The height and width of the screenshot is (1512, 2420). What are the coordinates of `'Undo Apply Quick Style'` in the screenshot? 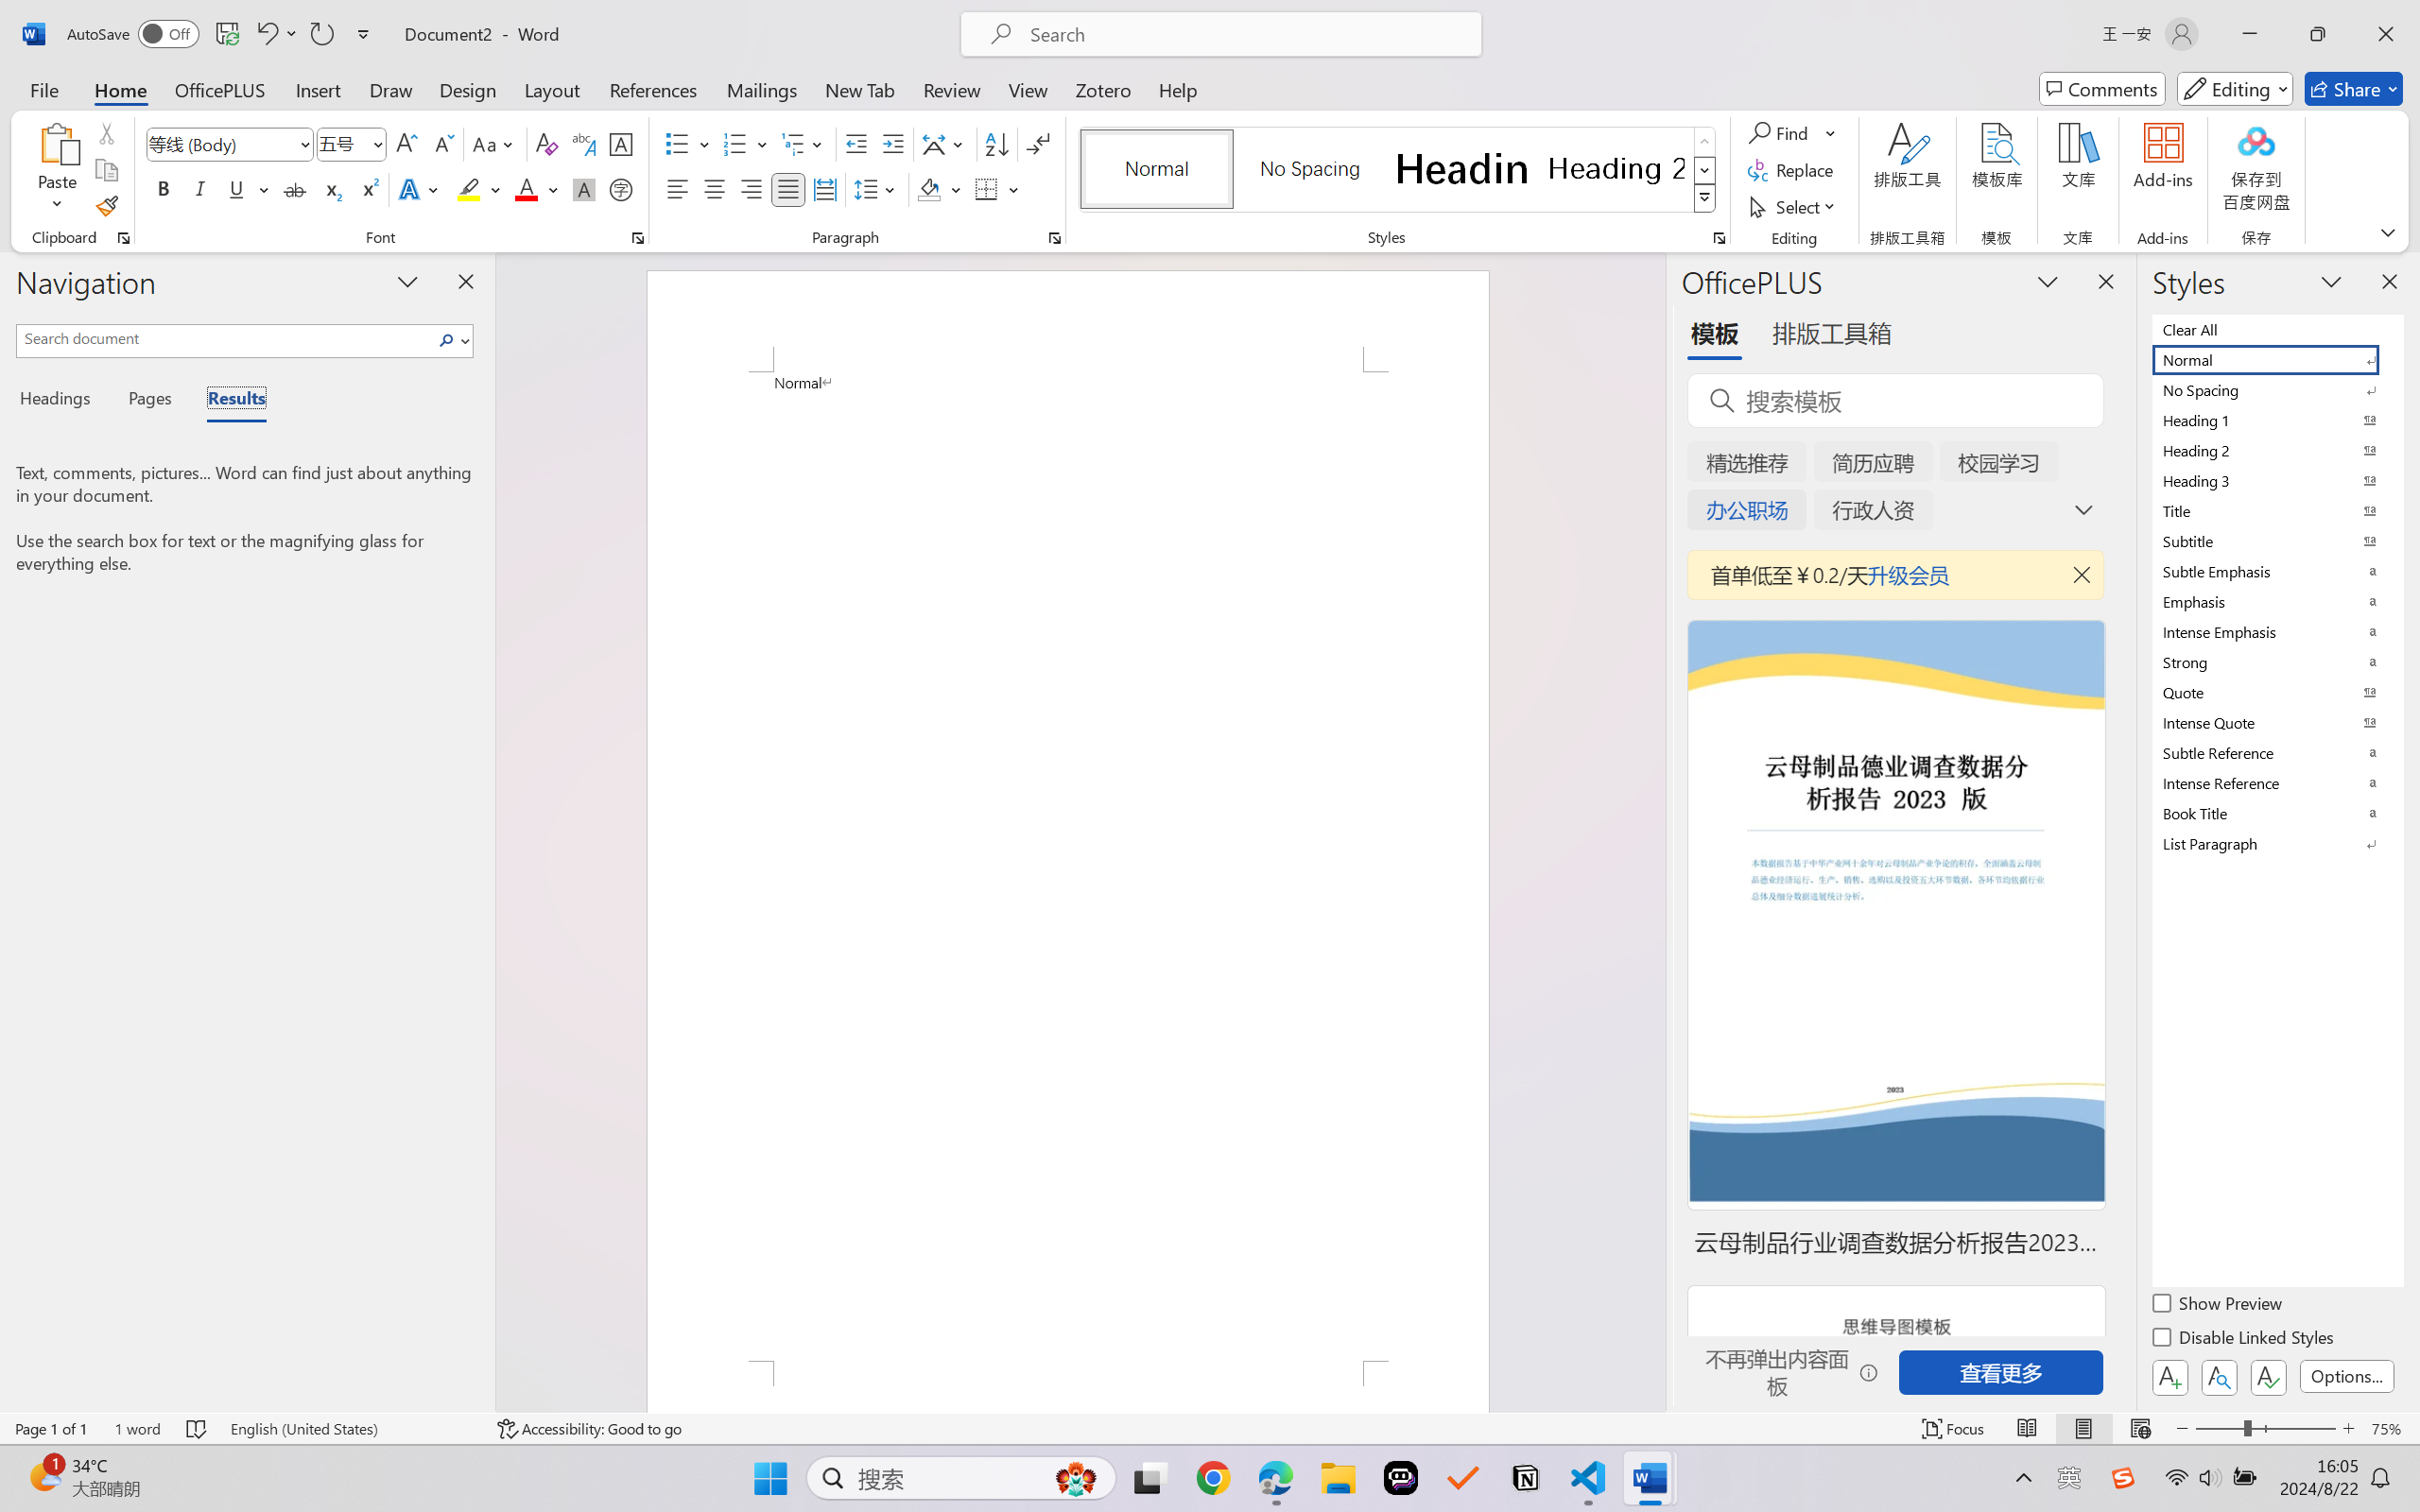 It's located at (265, 33).